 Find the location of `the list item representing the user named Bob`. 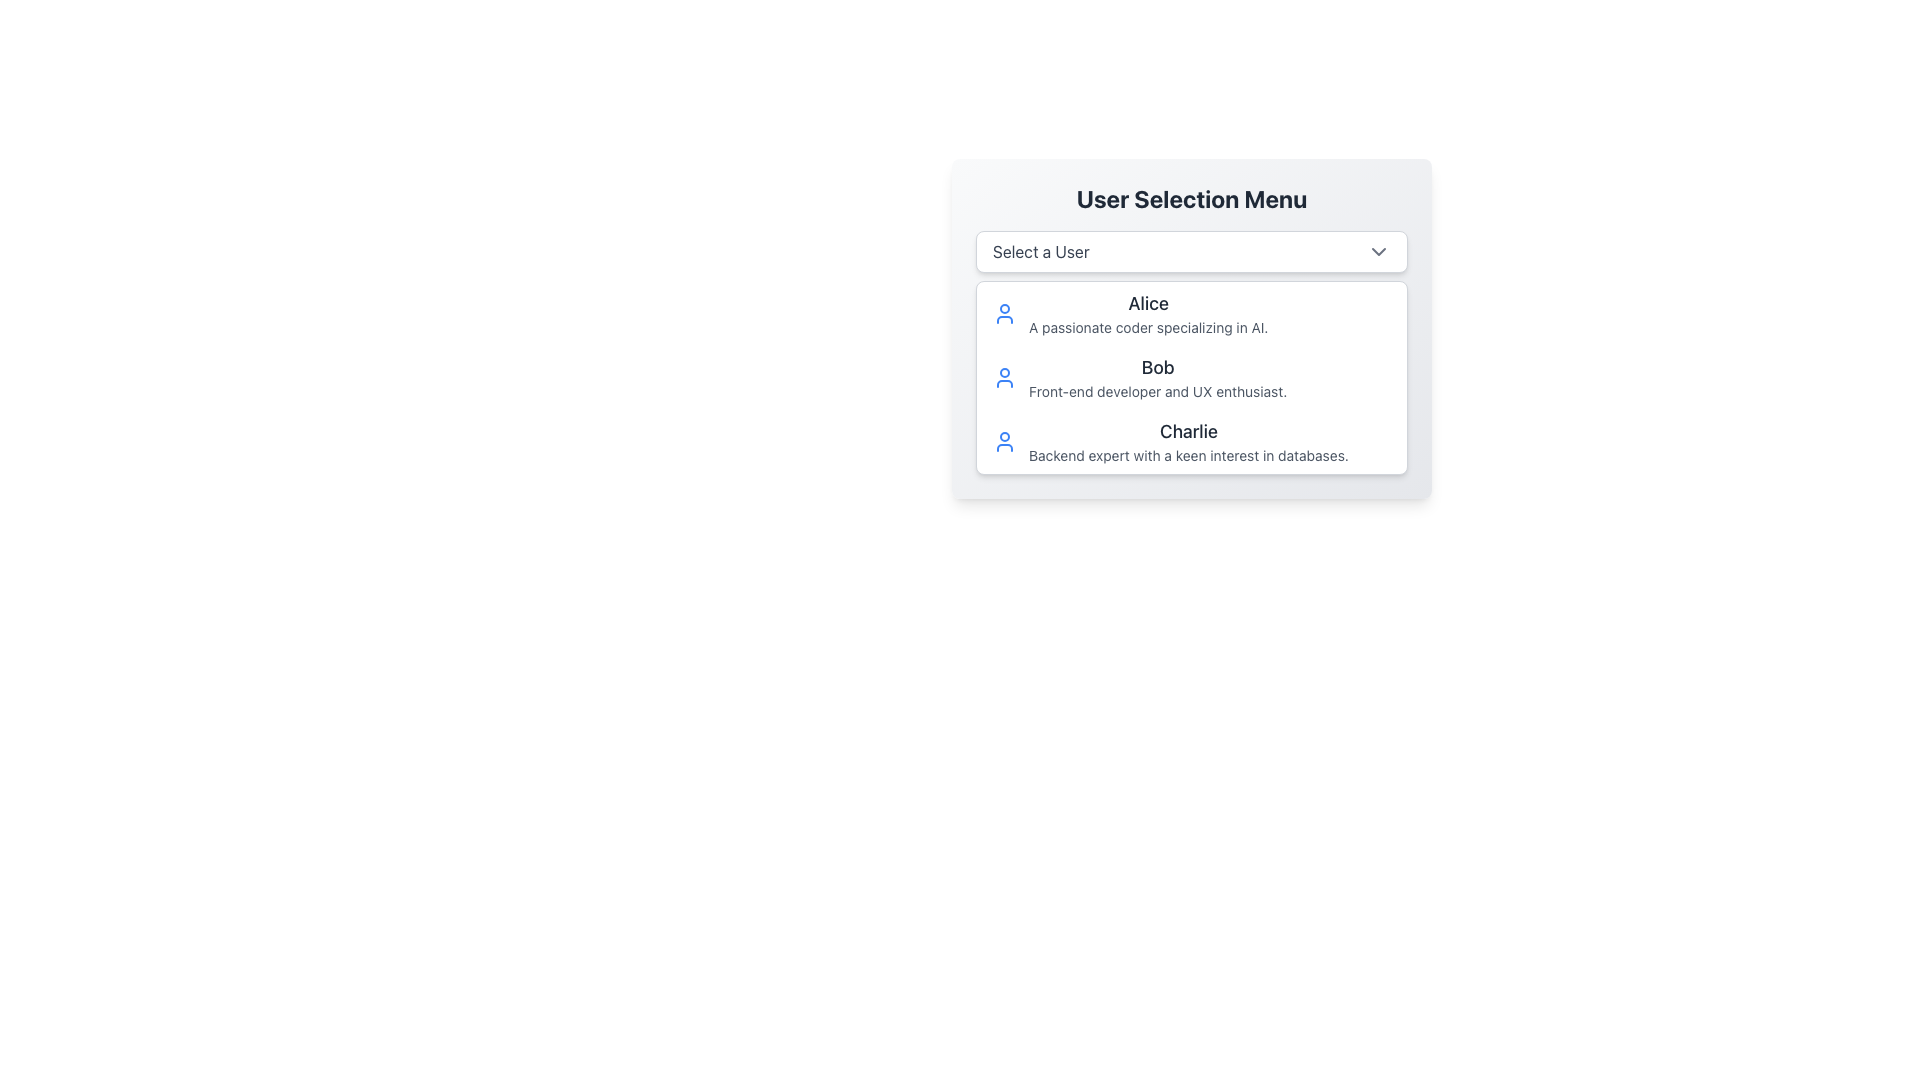

the list item representing the user named Bob is located at coordinates (1191, 378).